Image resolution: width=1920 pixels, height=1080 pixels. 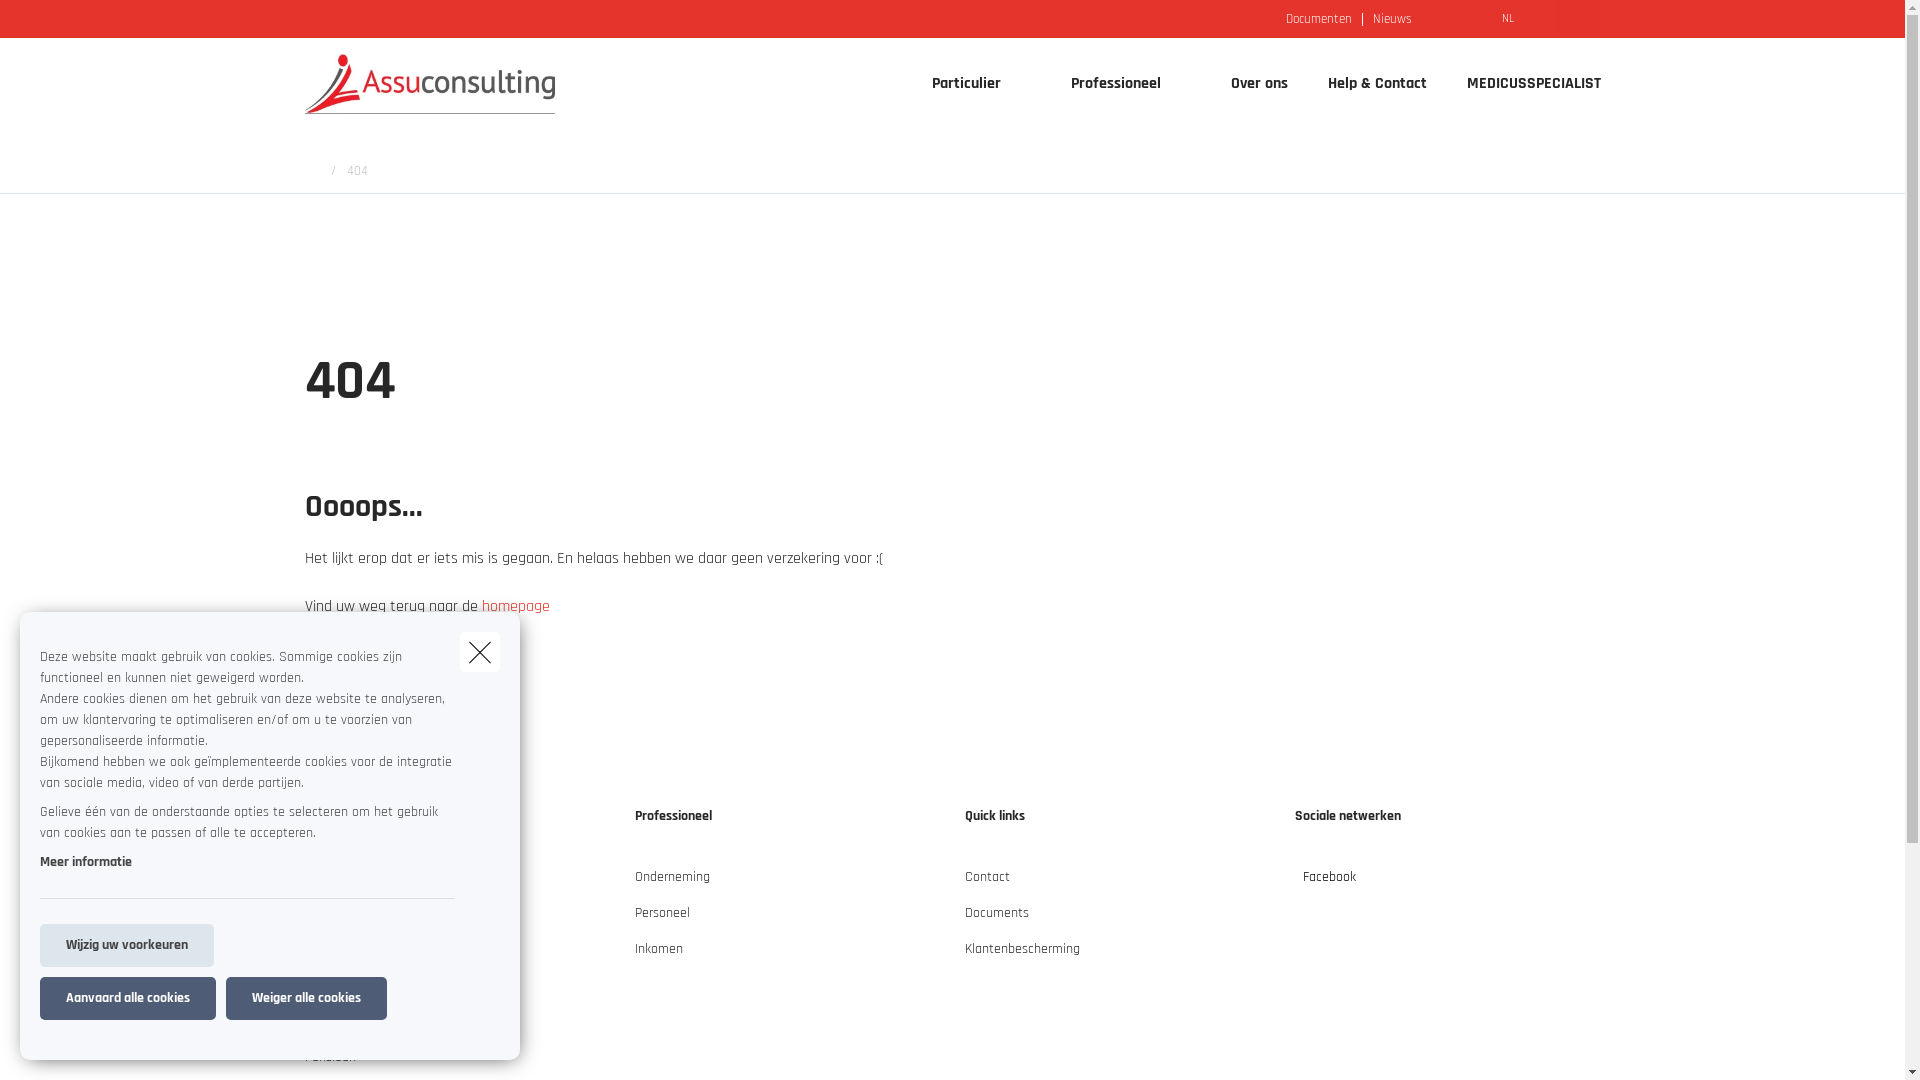 What do you see at coordinates (657, 955) in the screenshot?
I see `'Inkomen'` at bounding box center [657, 955].